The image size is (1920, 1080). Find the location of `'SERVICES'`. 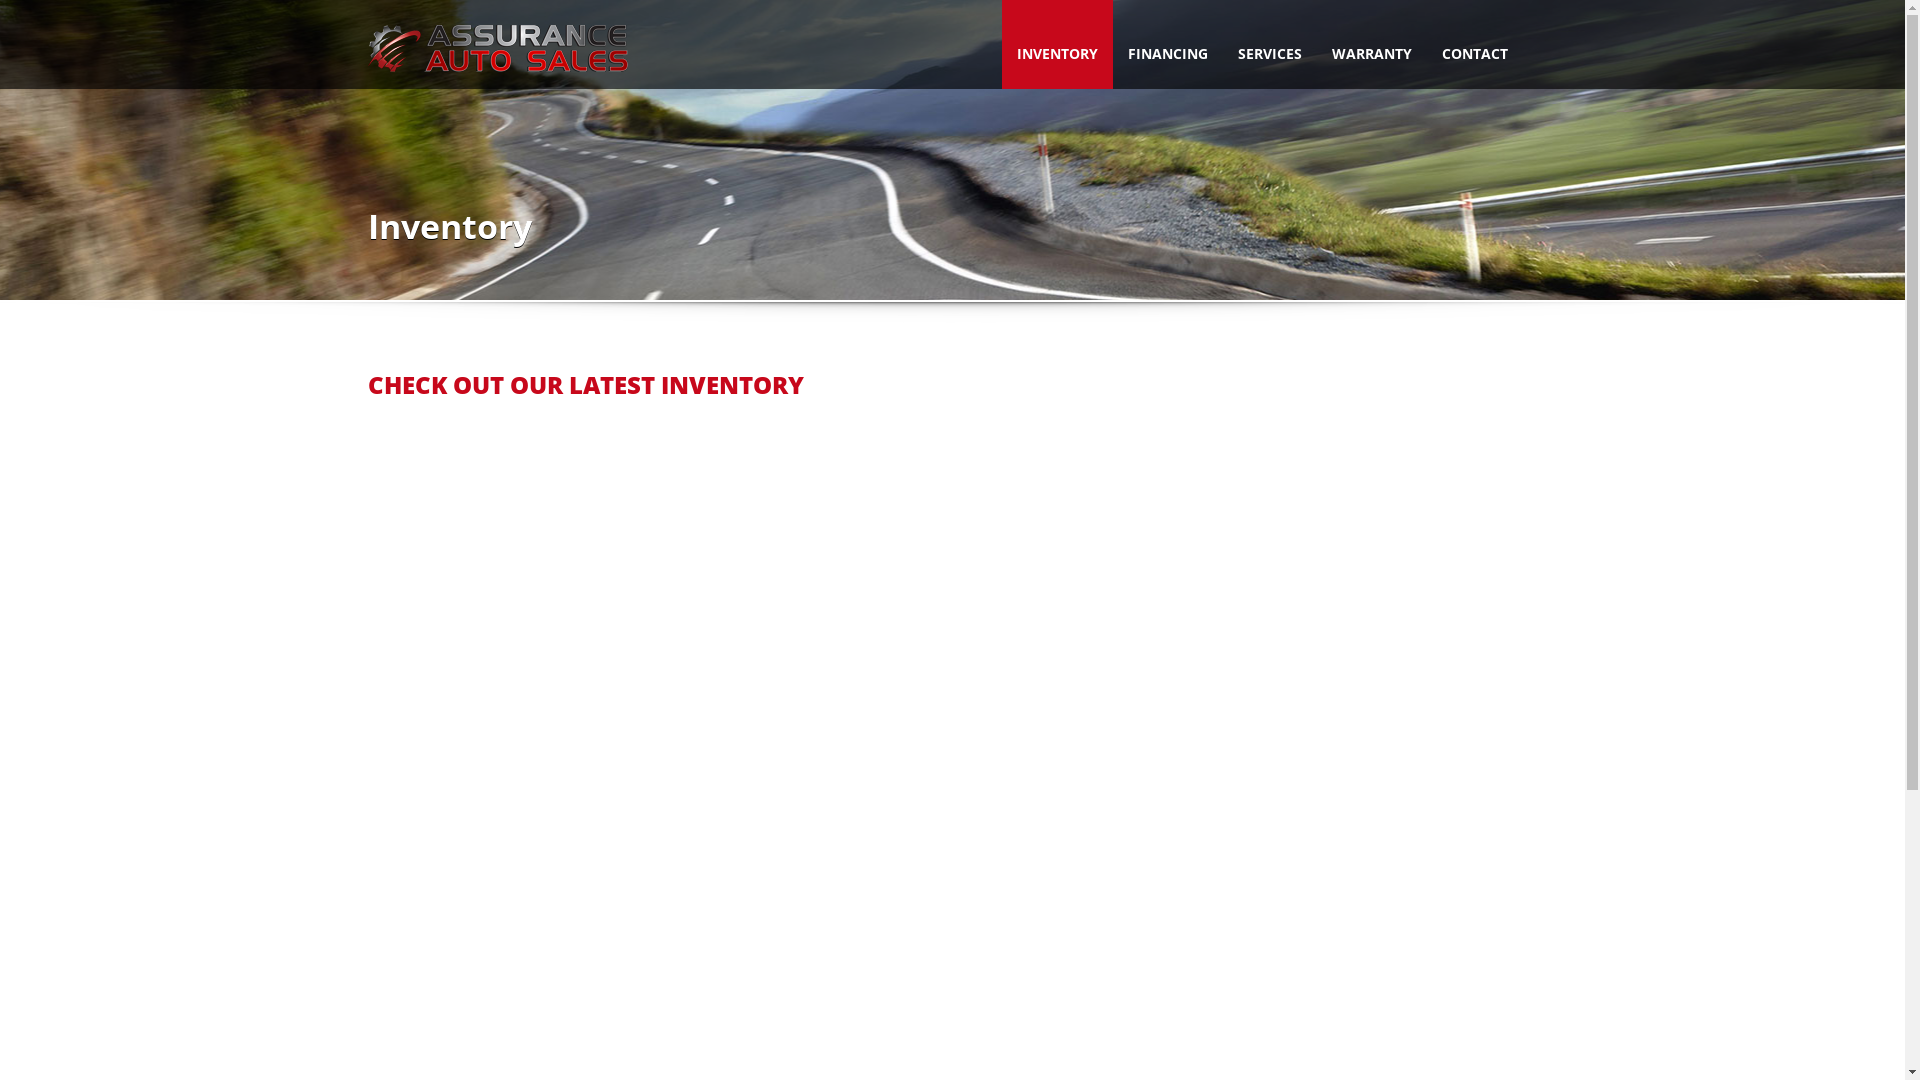

'SERVICES' is located at coordinates (1267, 44).